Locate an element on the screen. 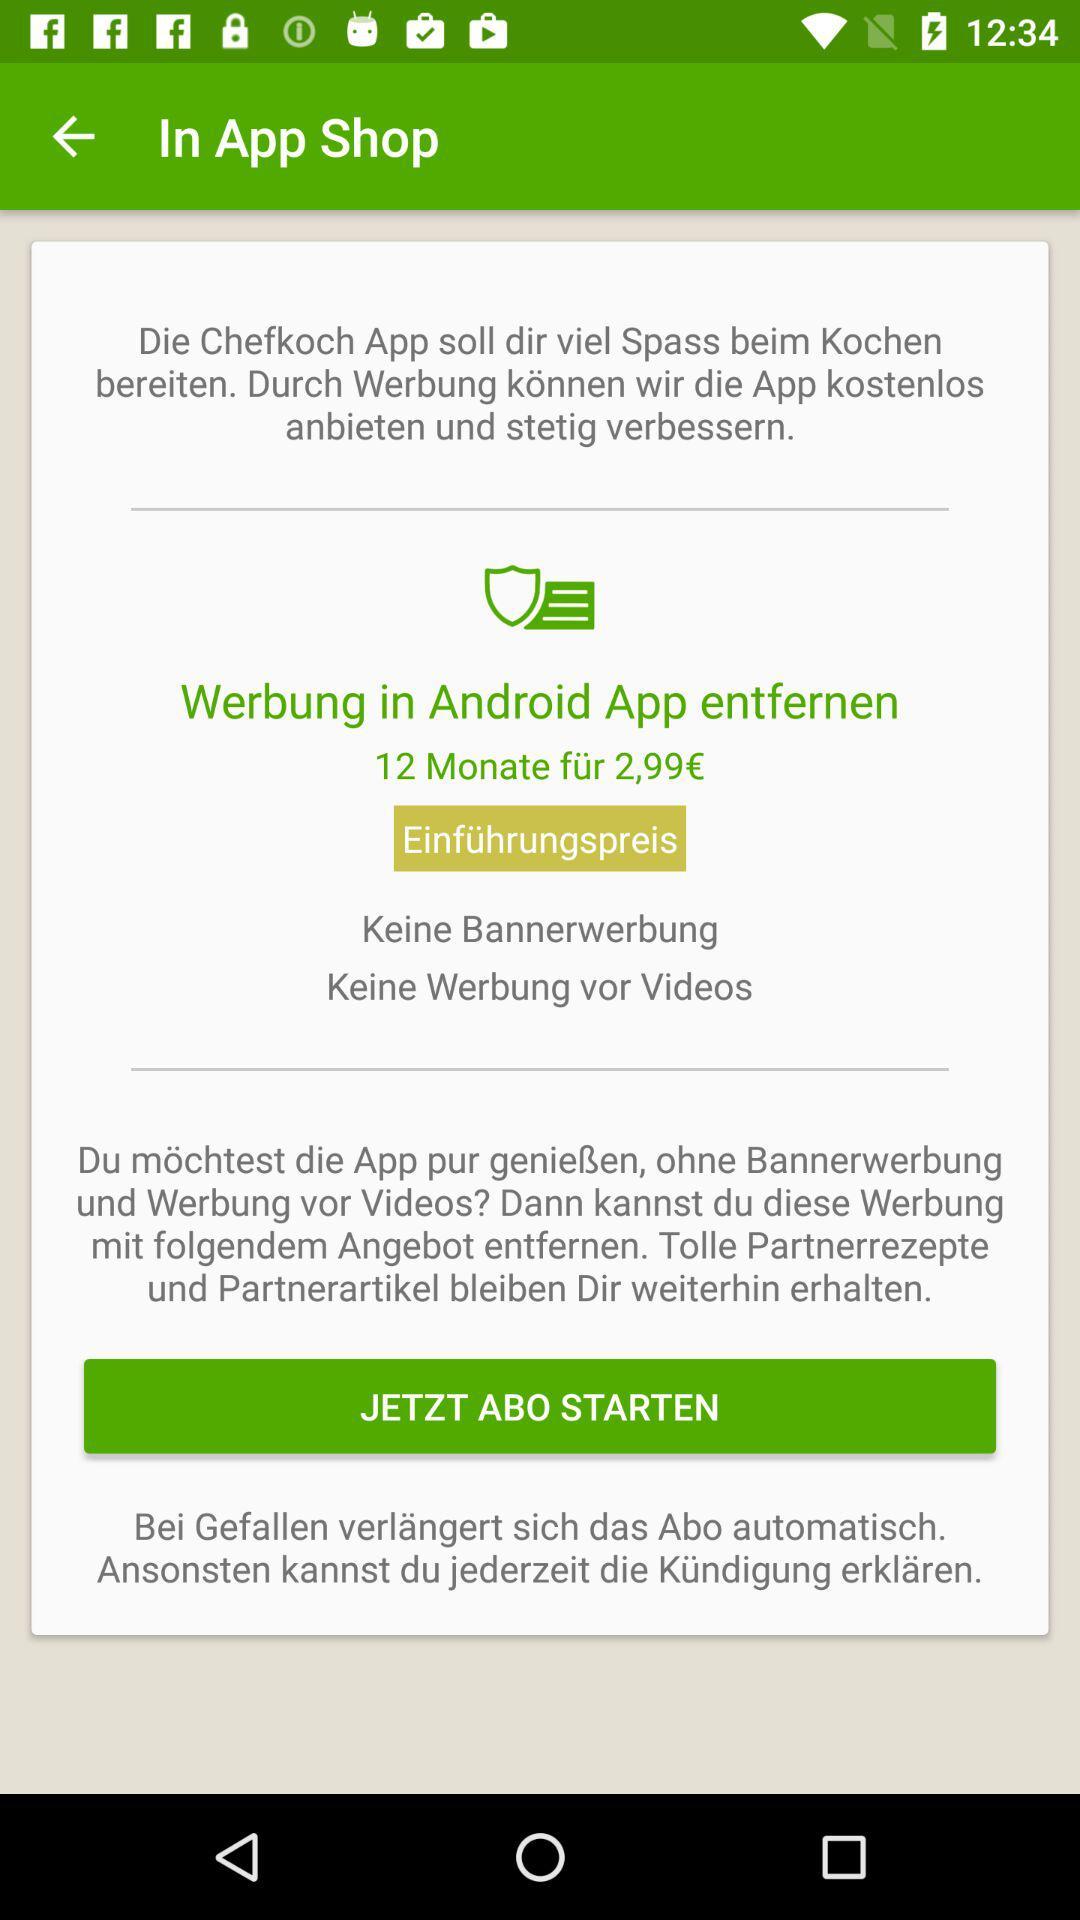 The height and width of the screenshot is (1920, 1080). icon next to the in app shop item is located at coordinates (72, 135).